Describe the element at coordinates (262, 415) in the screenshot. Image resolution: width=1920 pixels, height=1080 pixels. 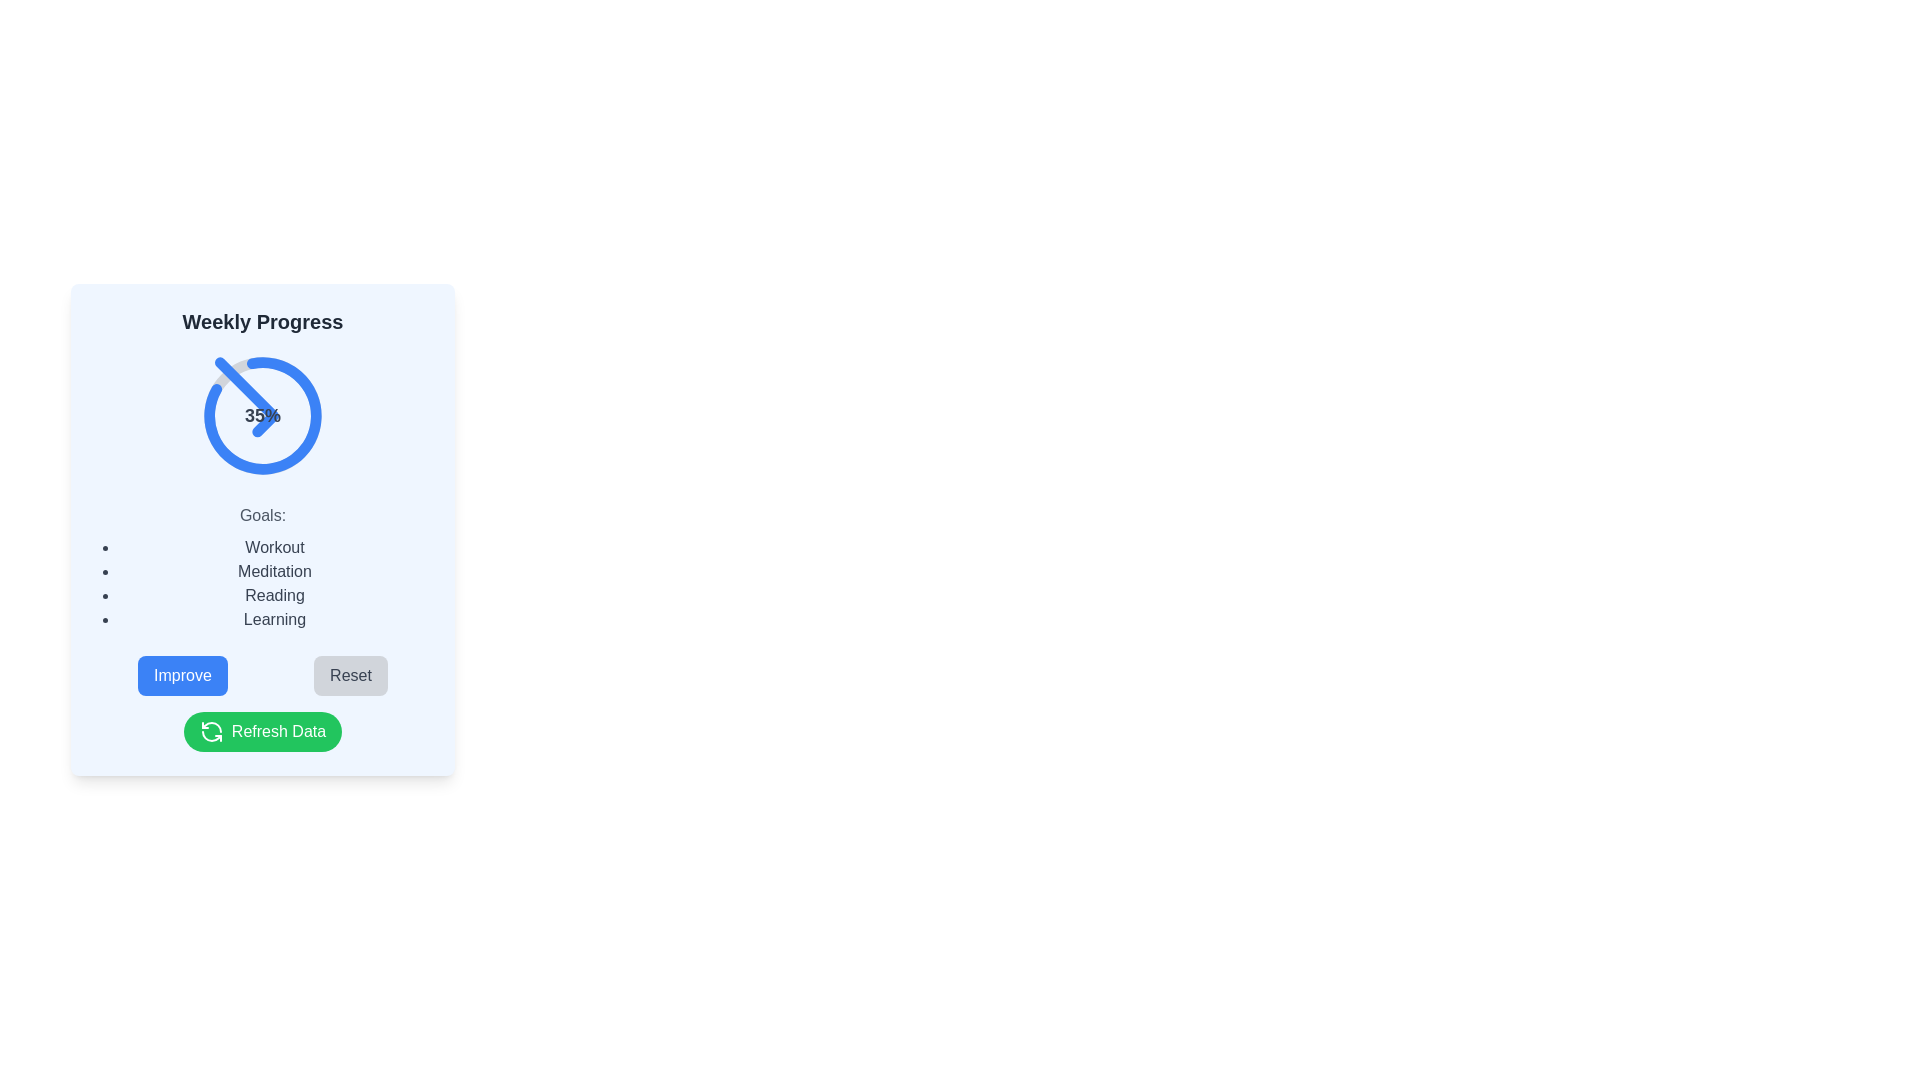
I see `the Graphical Circle Component, which is centrally located within the blue progress ring of the 'Weekly Progress' card` at that location.